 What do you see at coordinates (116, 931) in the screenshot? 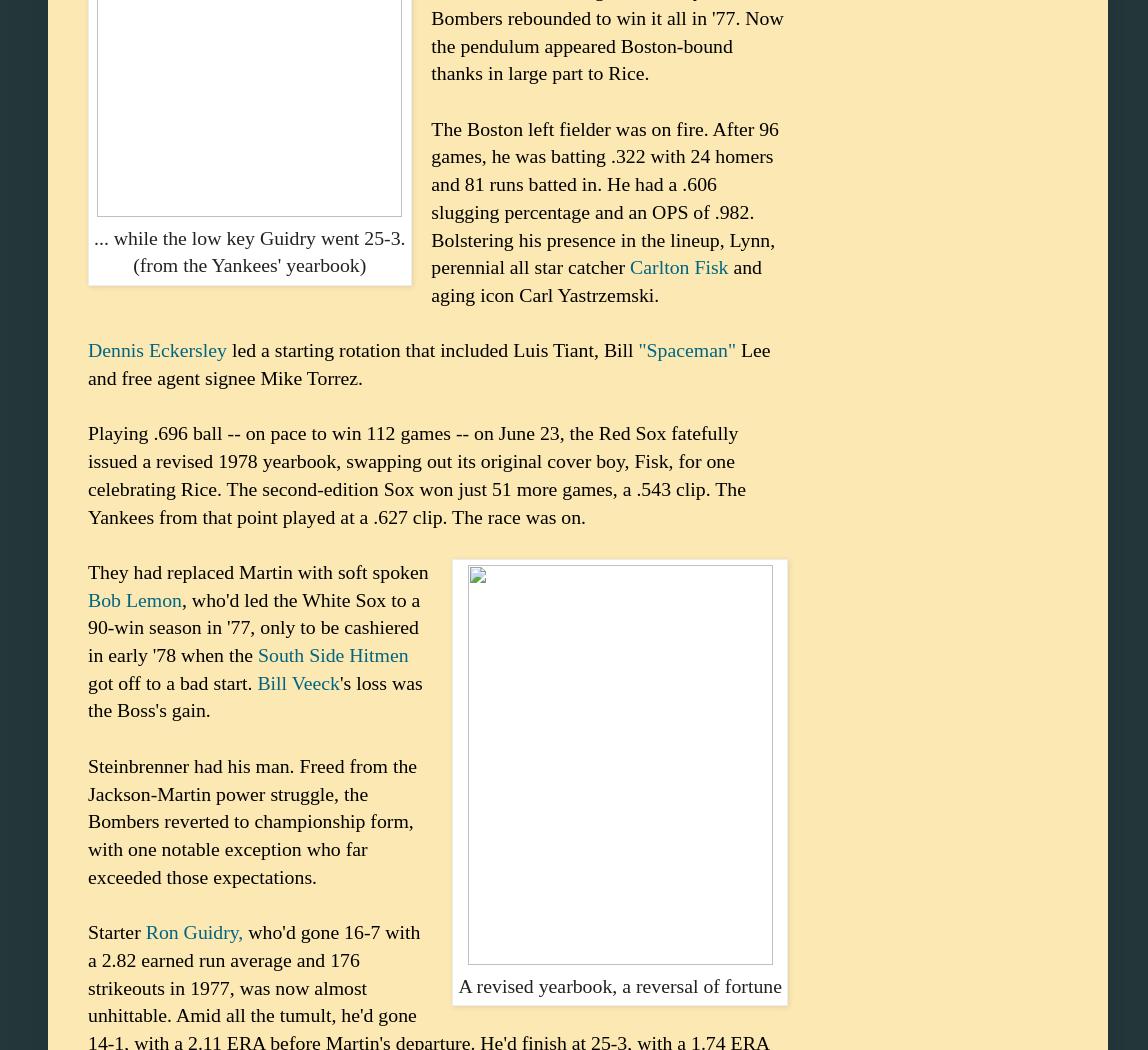
I see `'Starter'` at bounding box center [116, 931].